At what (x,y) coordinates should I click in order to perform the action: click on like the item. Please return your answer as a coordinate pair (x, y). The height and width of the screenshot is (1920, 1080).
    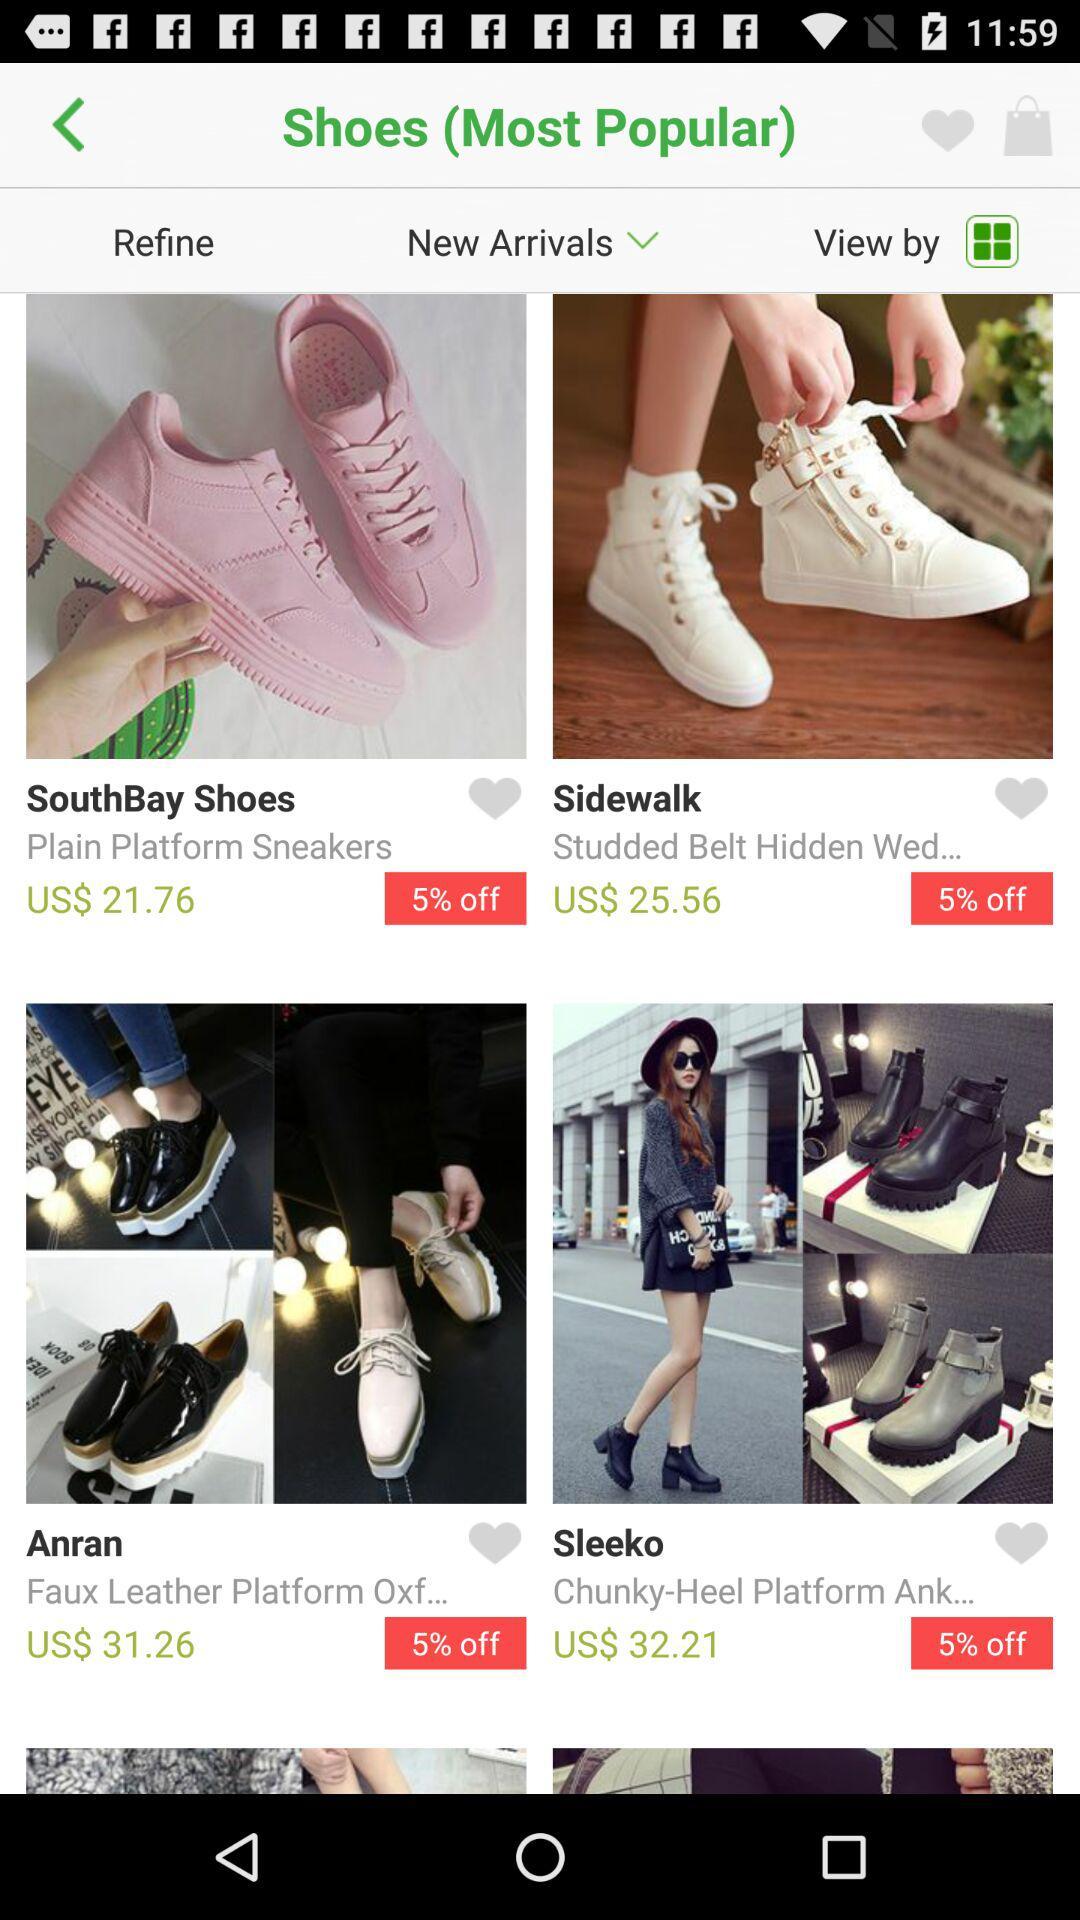
    Looking at the image, I should click on (1017, 1566).